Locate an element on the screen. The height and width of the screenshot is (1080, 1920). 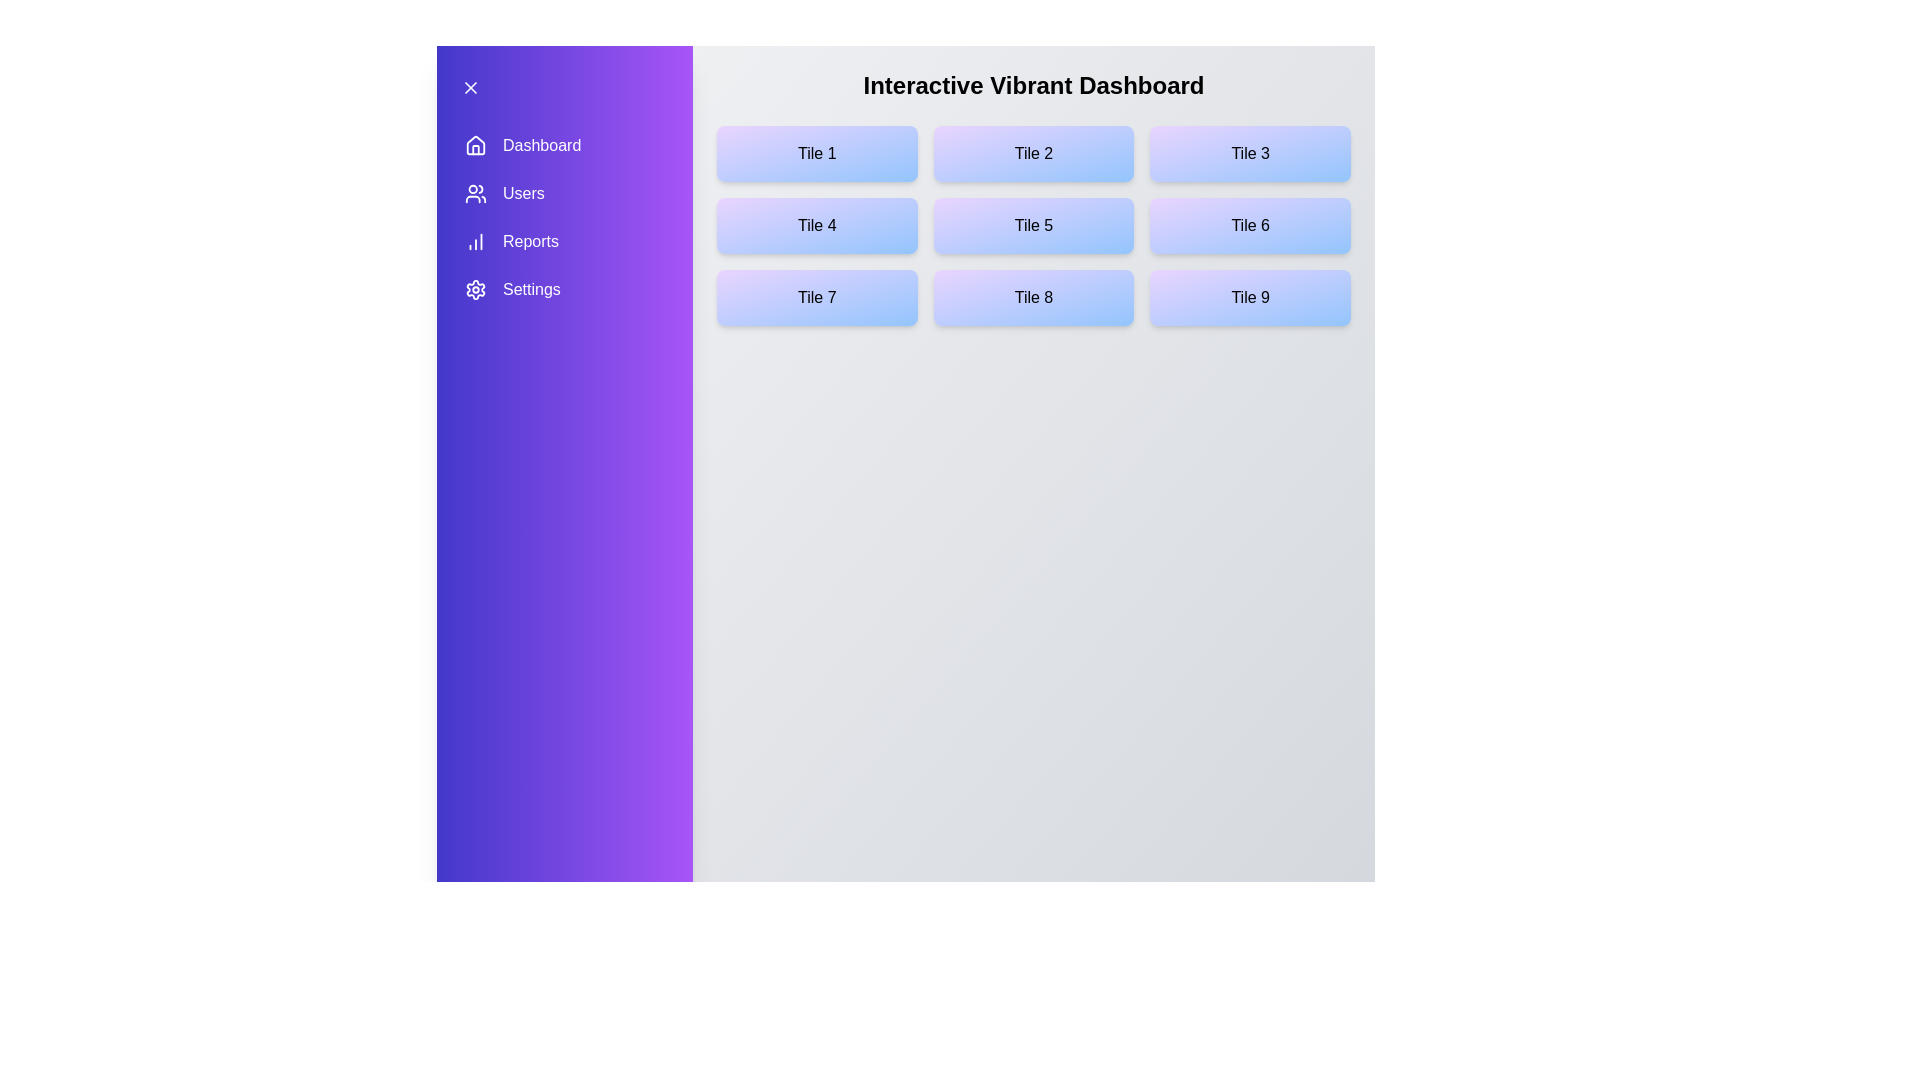
the menu item Dashboard in the sidebar is located at coordinates (564, 145).